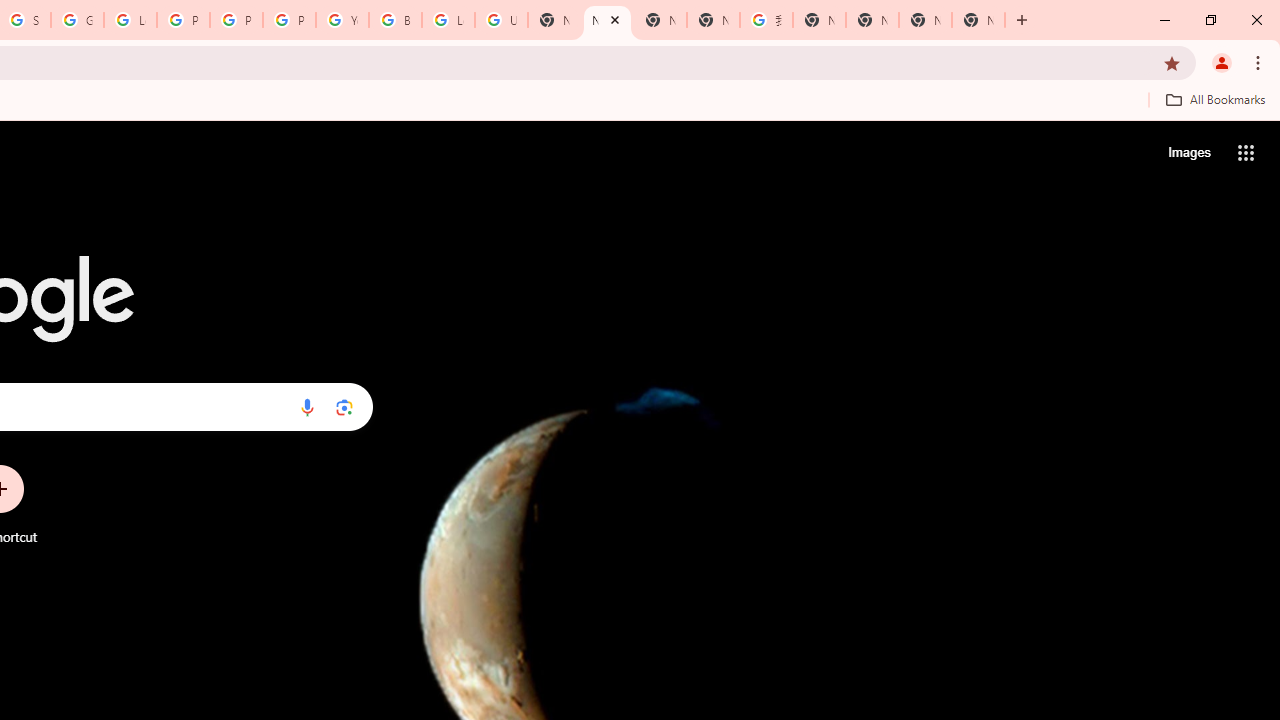  Describe the element at coordinates (1189, 152) in the screenshot. I see `'Search for Images '` at that location.